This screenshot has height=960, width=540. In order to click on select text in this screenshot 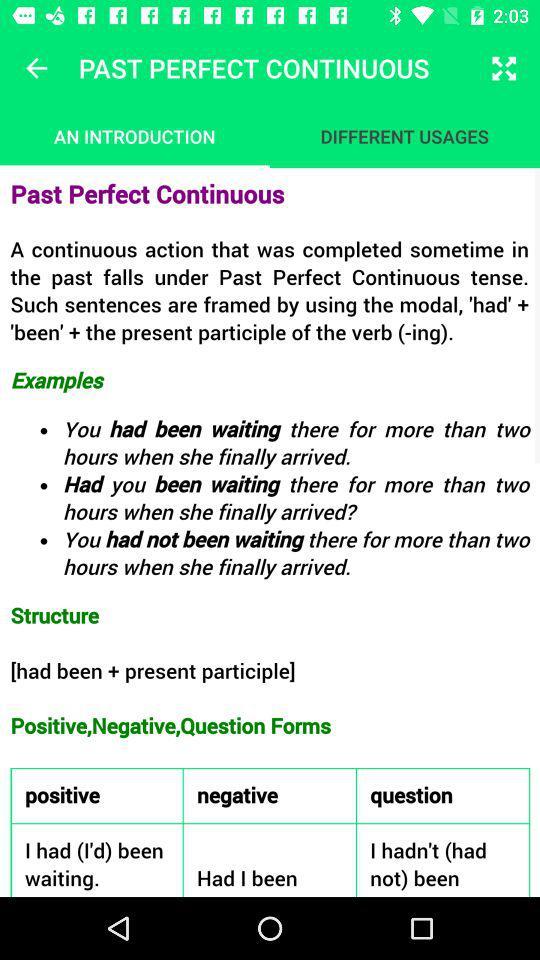, I will do `click(270, 531)`.